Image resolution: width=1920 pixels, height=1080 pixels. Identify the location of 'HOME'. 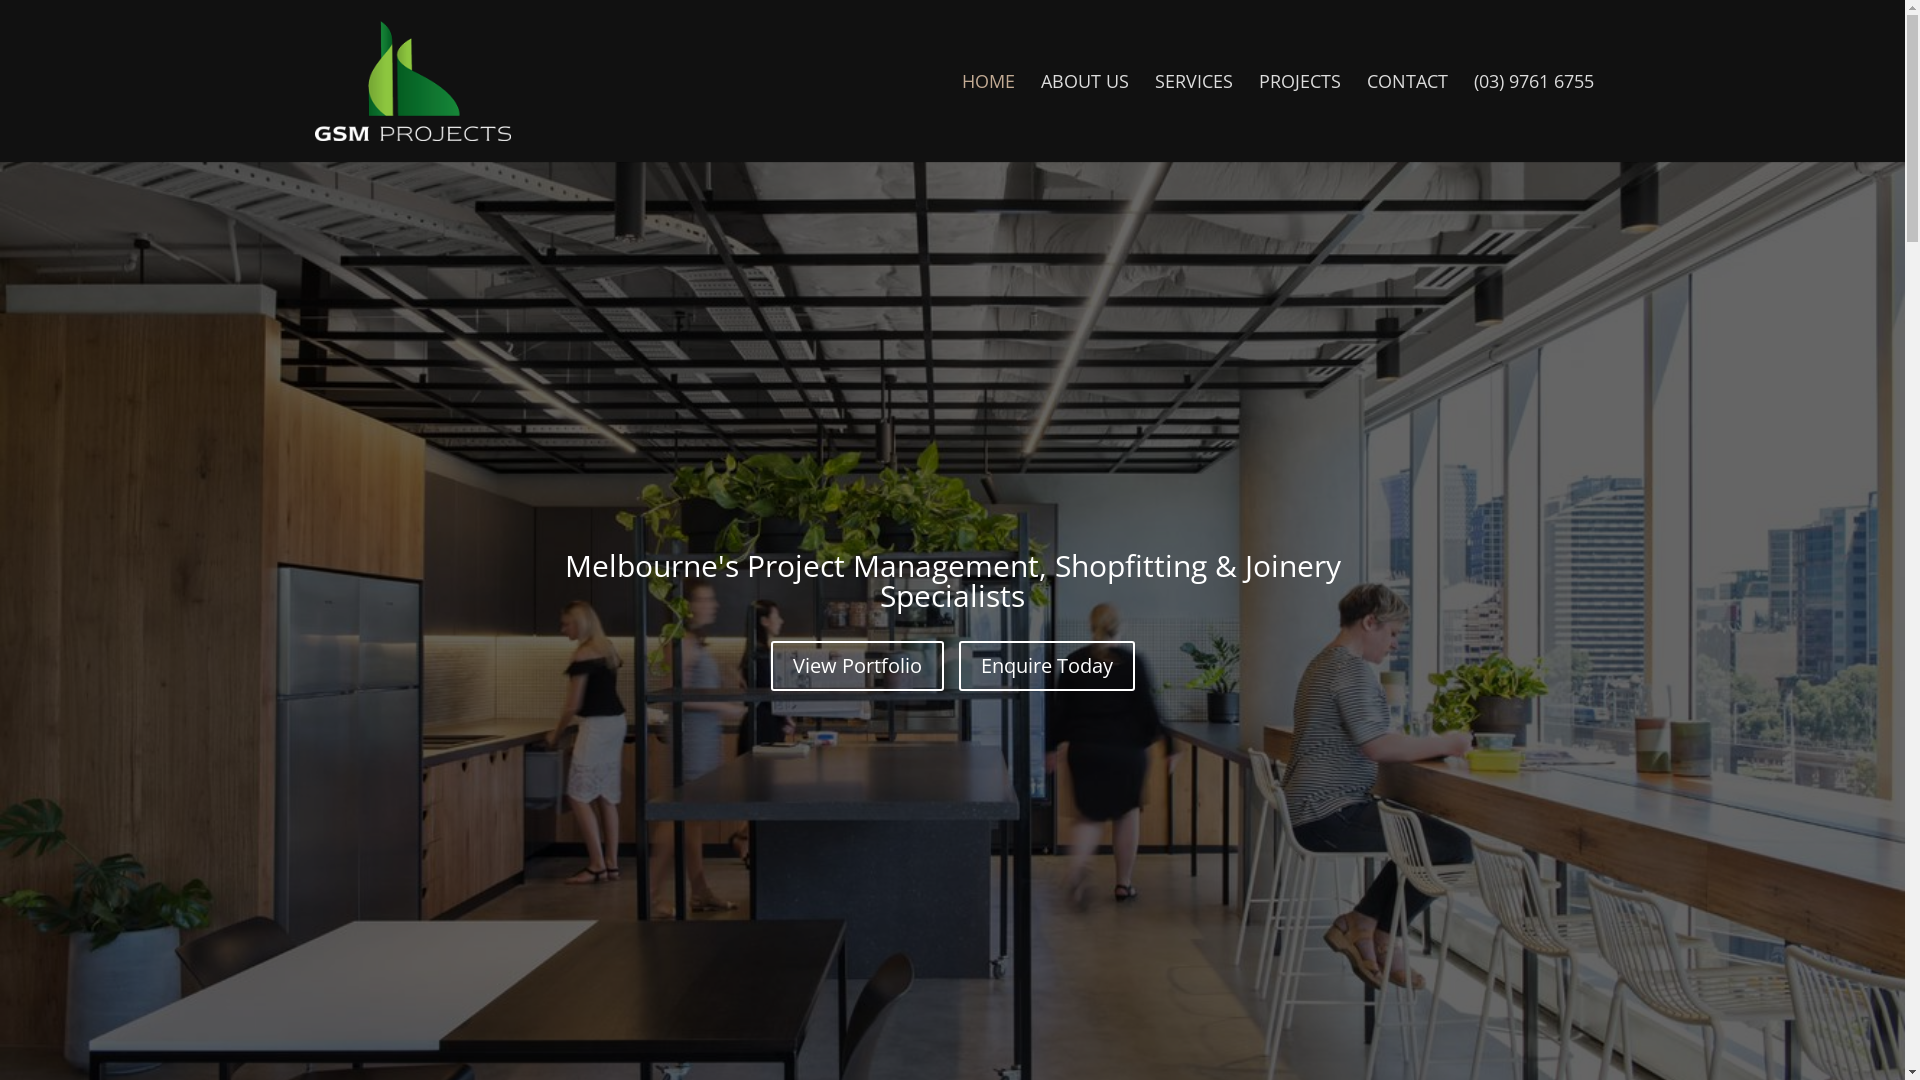
(961, 118).